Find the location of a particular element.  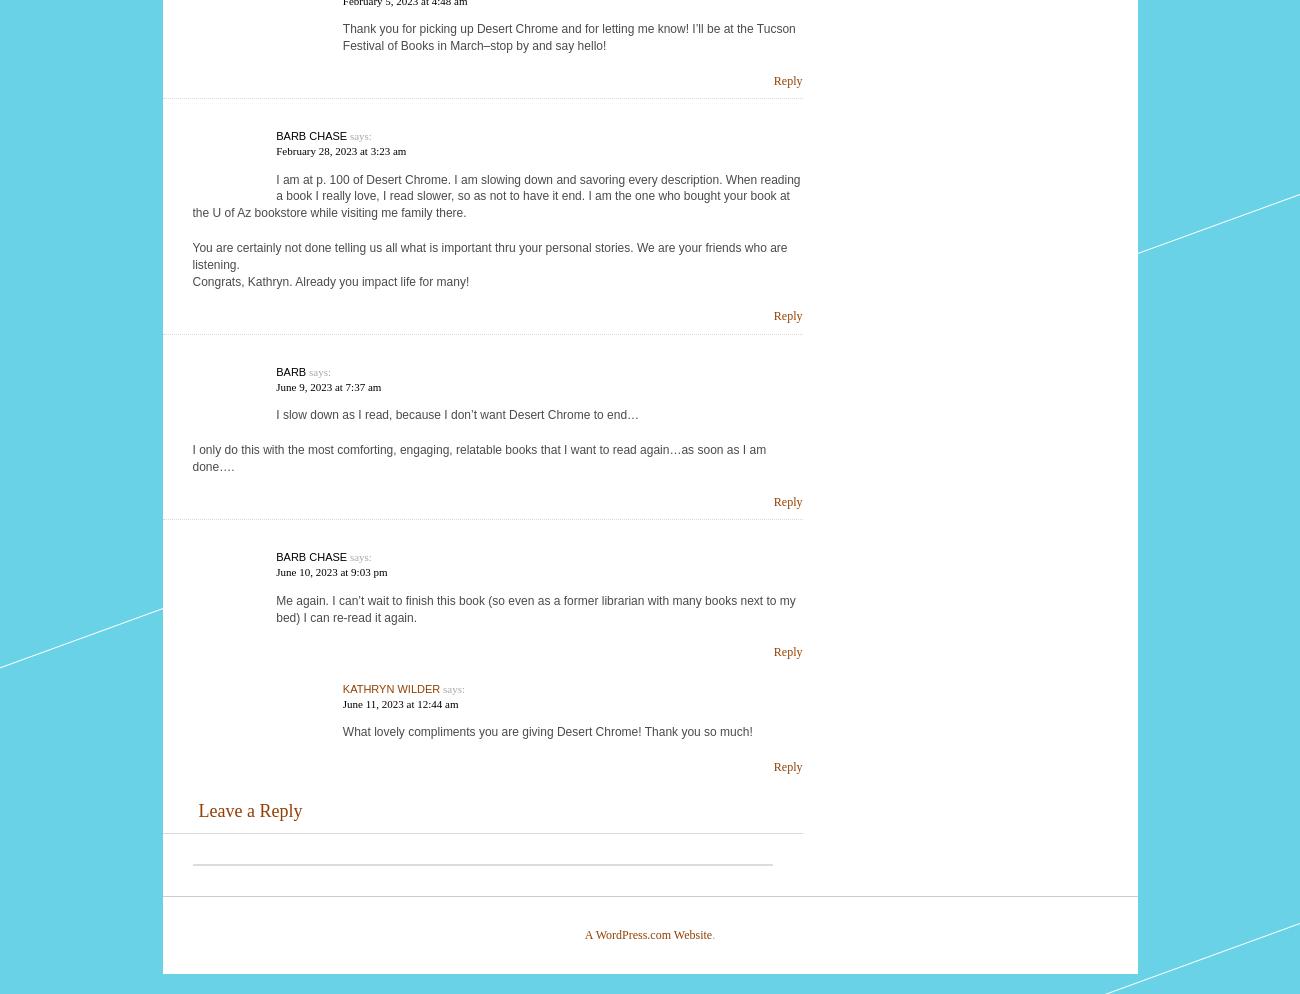

'Thank you for picking up Desert Chrome and for letting me know! I’ll be at the Tucson Festival of Books in March–stop by and say hello!' is located at coordinates (567, 36).